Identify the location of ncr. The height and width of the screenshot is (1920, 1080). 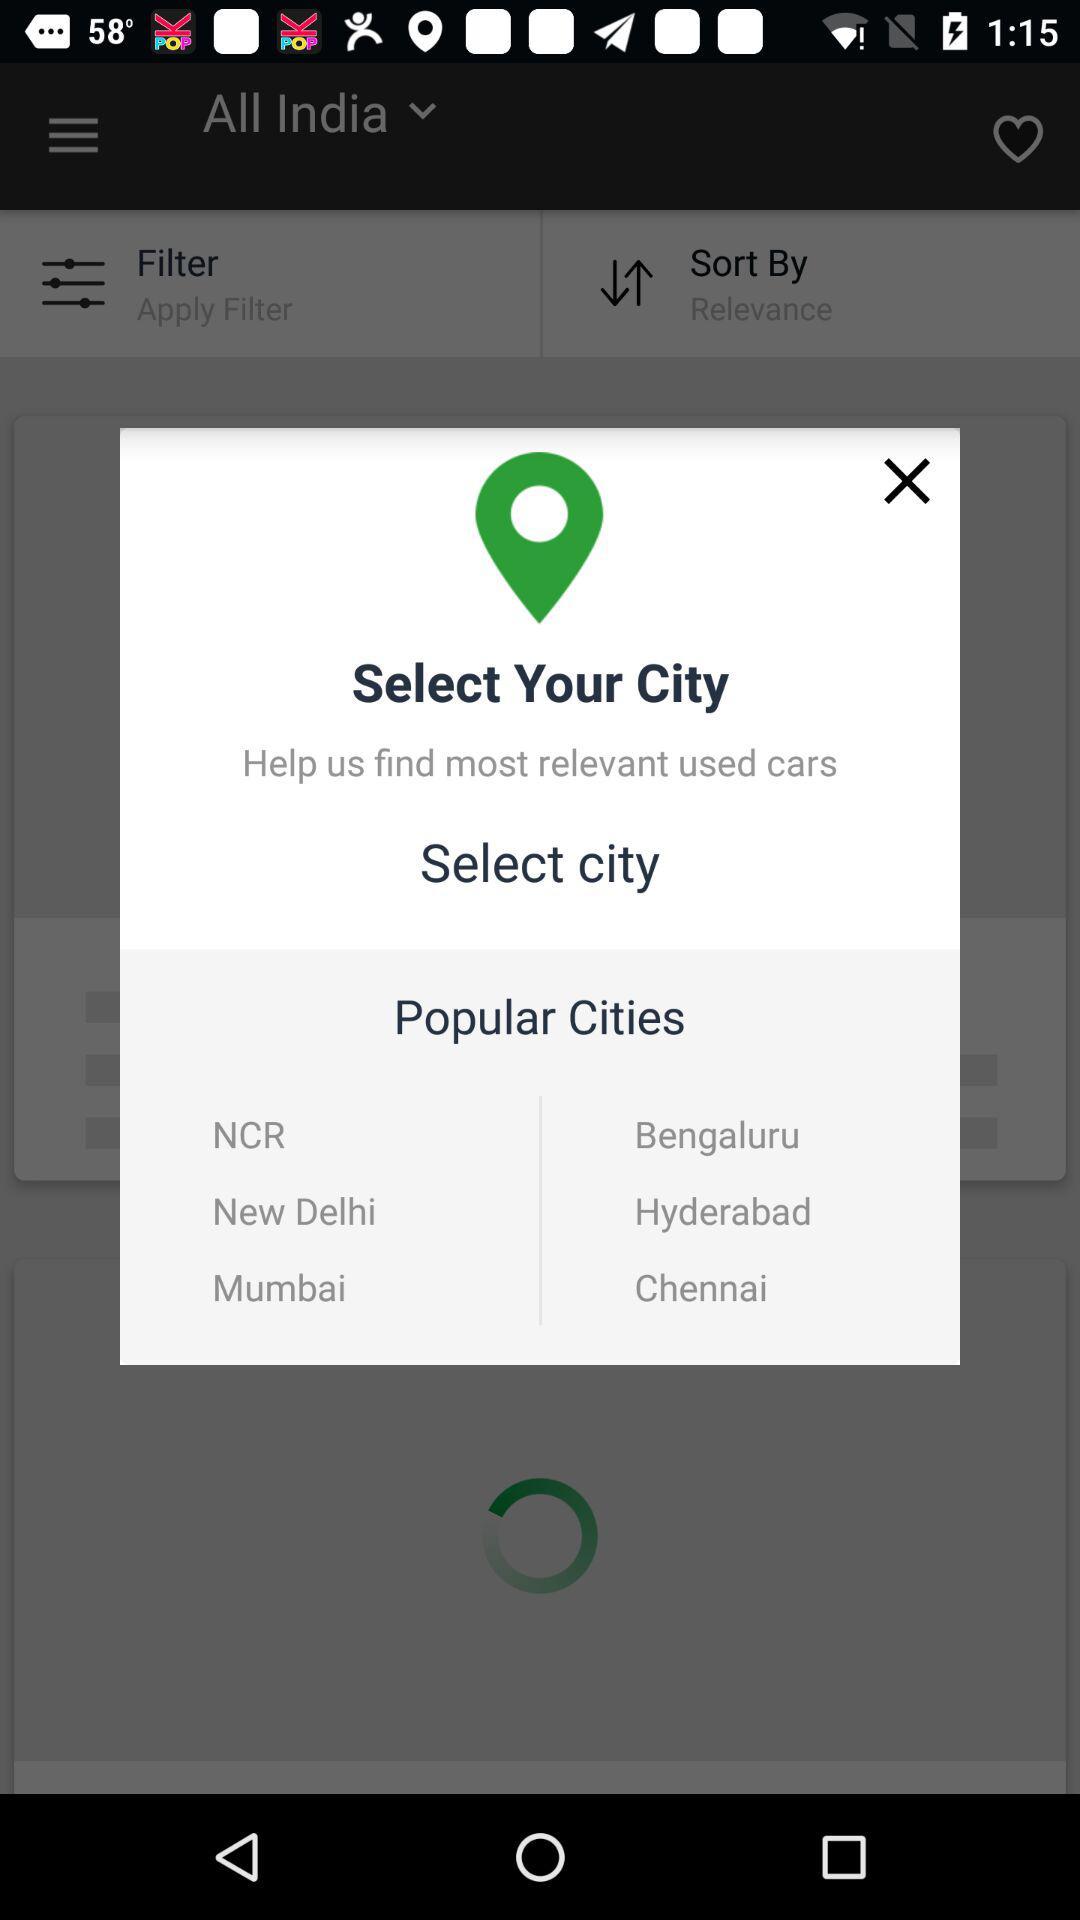
(247, 1133).